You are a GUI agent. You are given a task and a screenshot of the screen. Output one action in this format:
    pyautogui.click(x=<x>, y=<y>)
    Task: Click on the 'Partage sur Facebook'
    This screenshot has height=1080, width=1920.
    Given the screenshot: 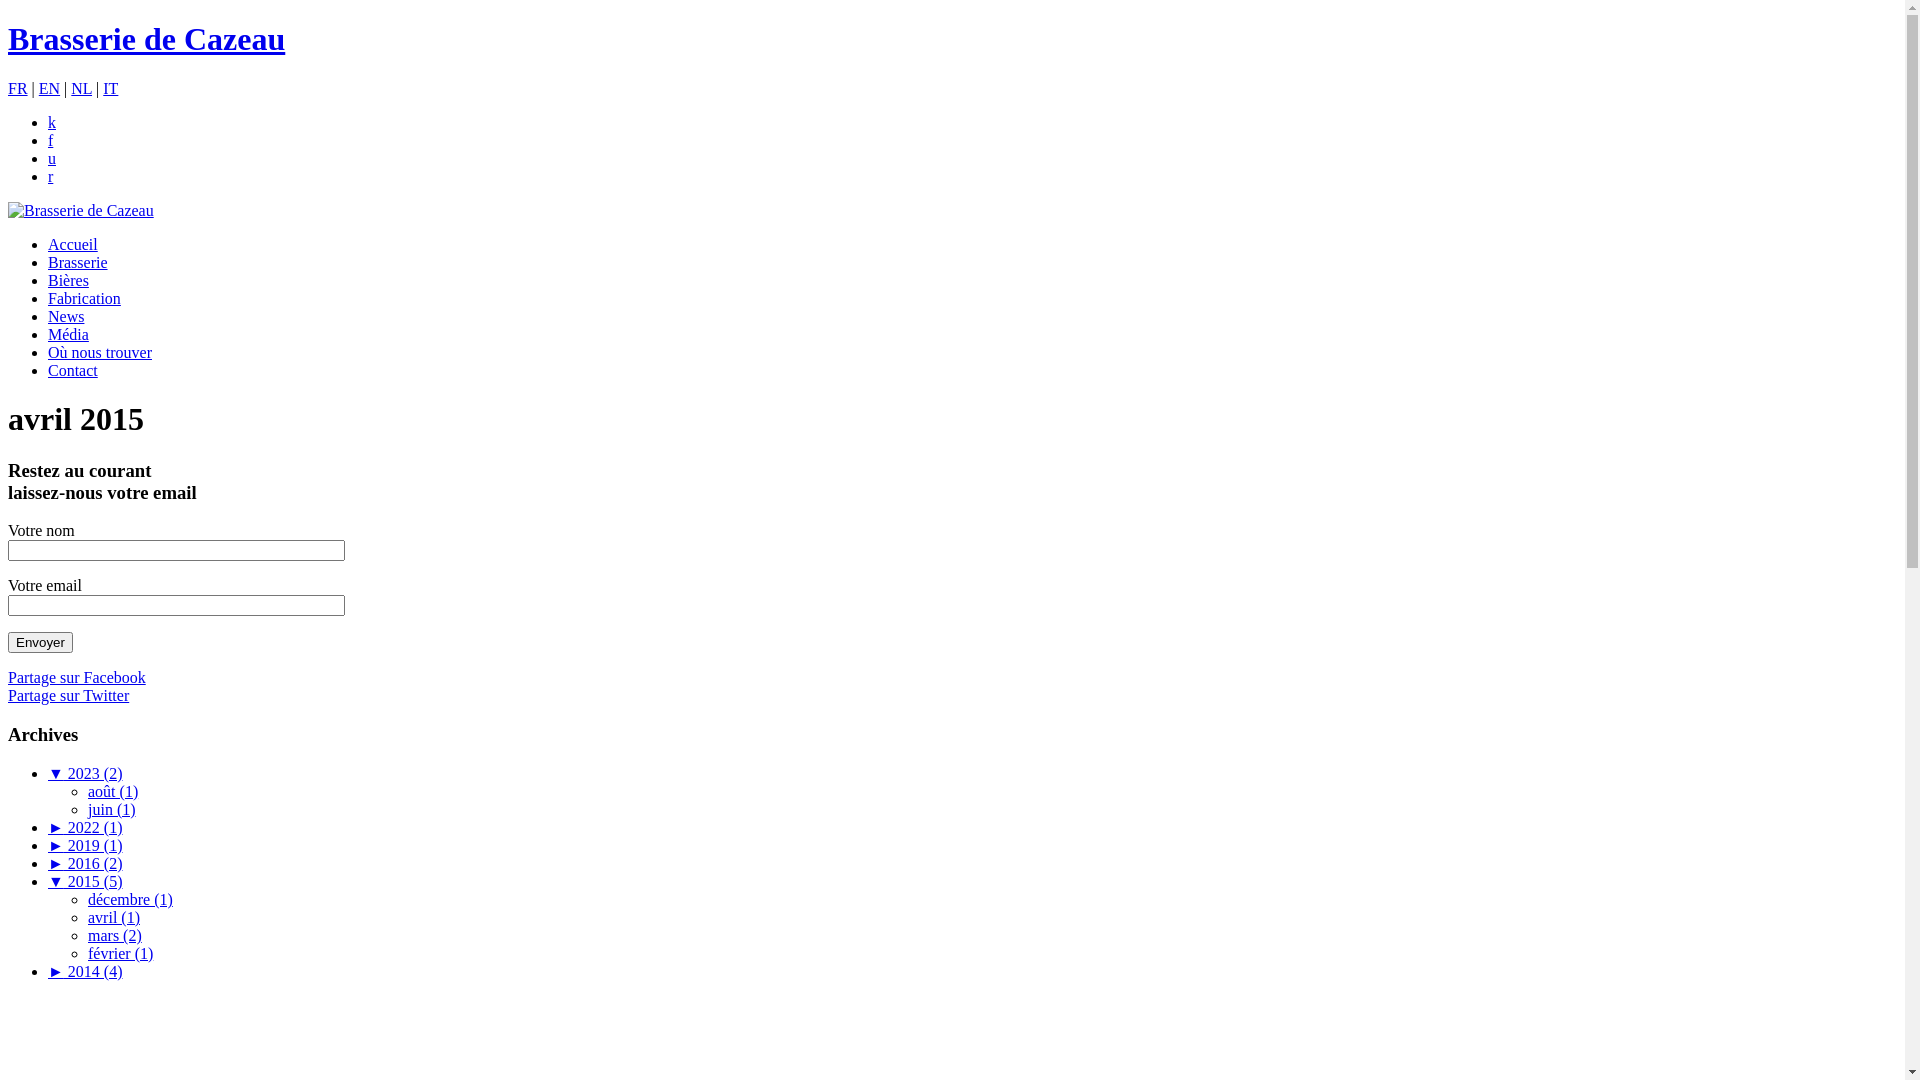 What is the action you would take?
    pyautogui.click(x=8, y=676)
    